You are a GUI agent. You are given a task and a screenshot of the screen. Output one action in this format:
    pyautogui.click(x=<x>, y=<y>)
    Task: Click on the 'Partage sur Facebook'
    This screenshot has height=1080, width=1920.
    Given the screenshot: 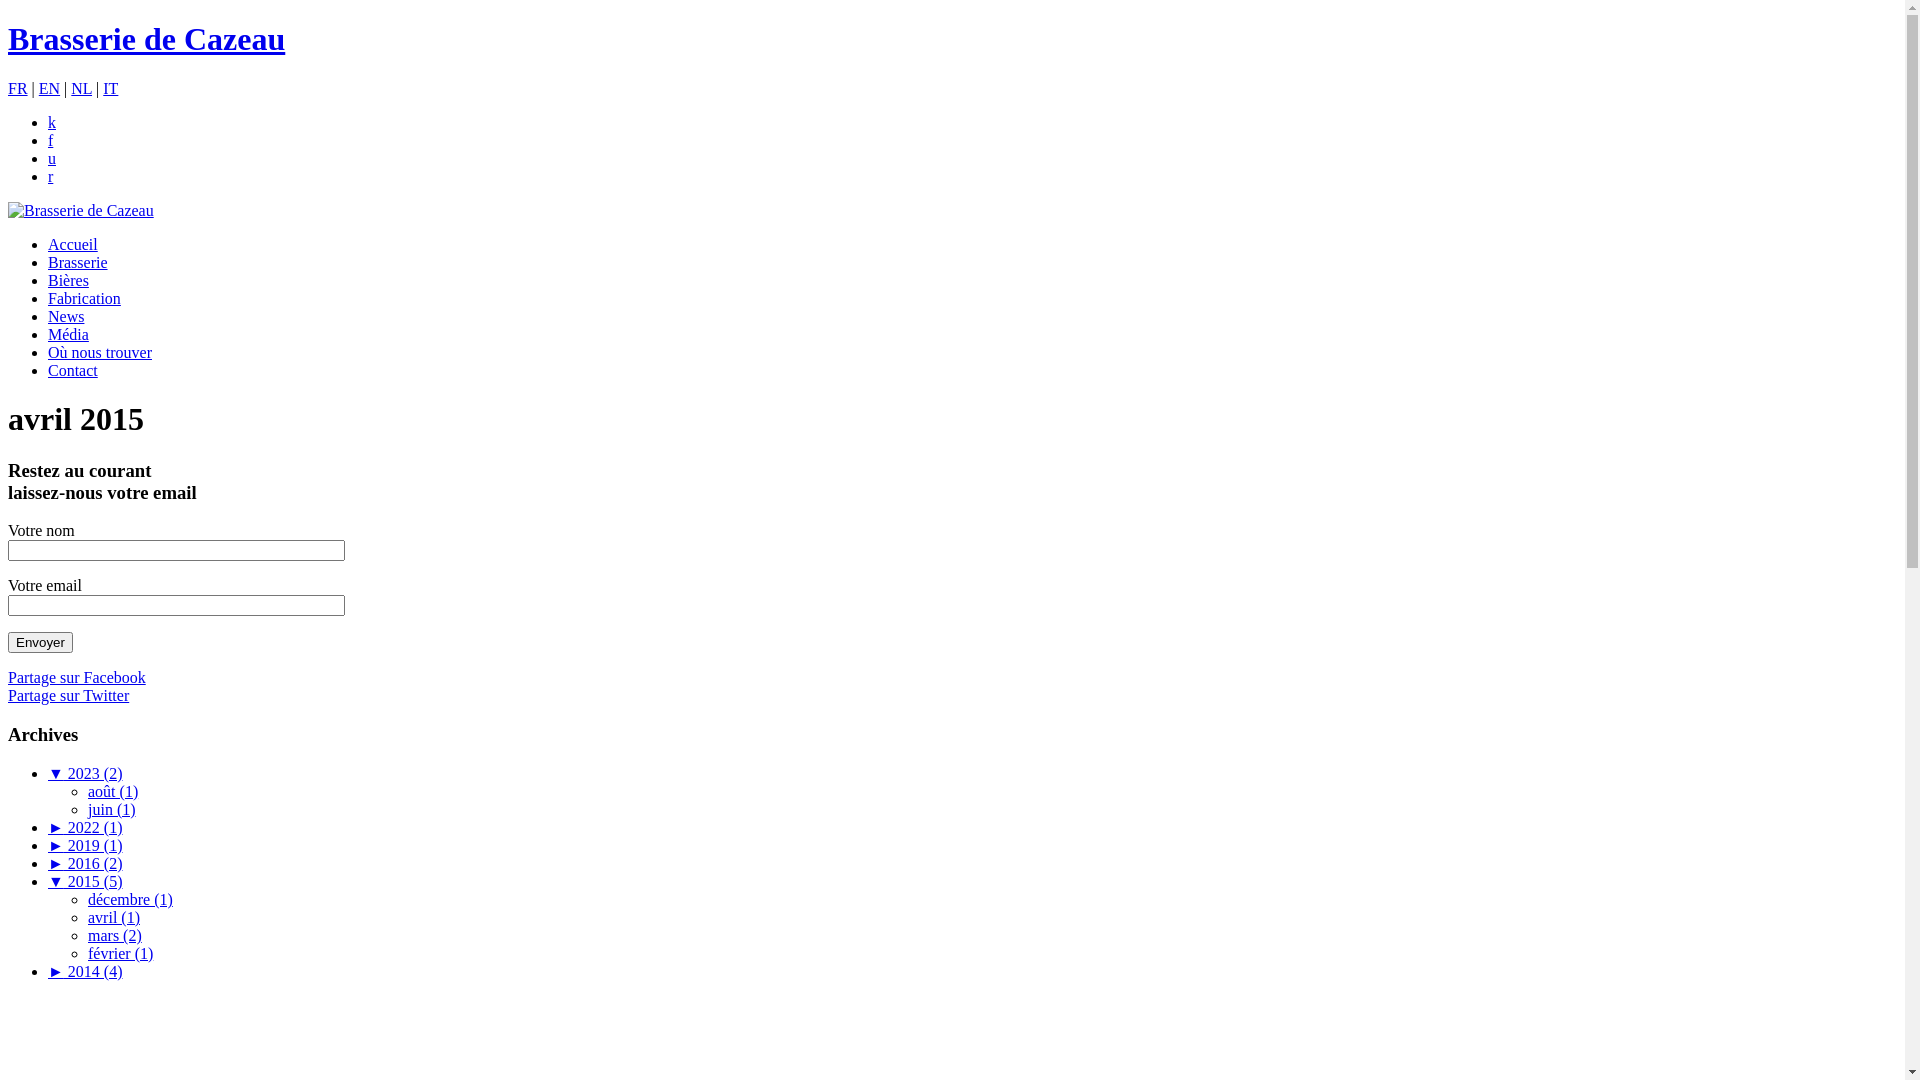 What is the action you would take?
    pyautogui.click(x=8, y=676)
    